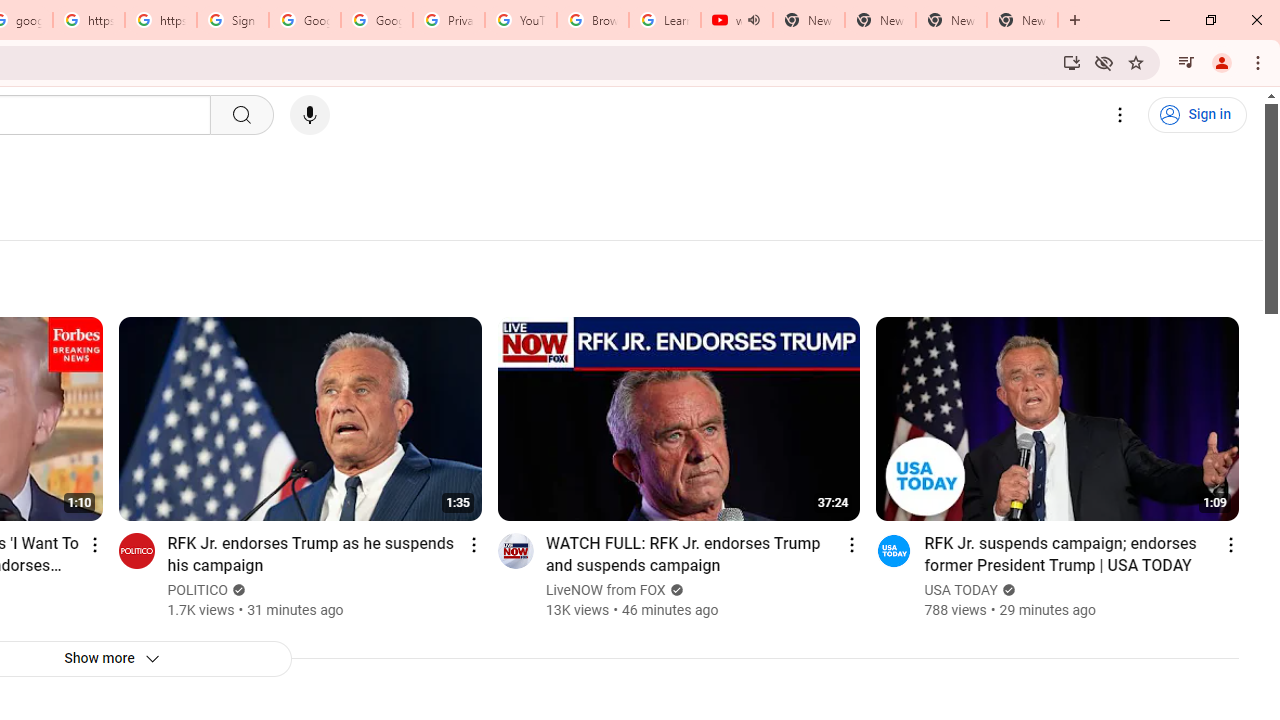 The width and height of the screenshot is (1280, 720). What do you see at coordinates (198, 589) in the screenshot?
I see `'POLITICO'` at bounding box center [198, 589].